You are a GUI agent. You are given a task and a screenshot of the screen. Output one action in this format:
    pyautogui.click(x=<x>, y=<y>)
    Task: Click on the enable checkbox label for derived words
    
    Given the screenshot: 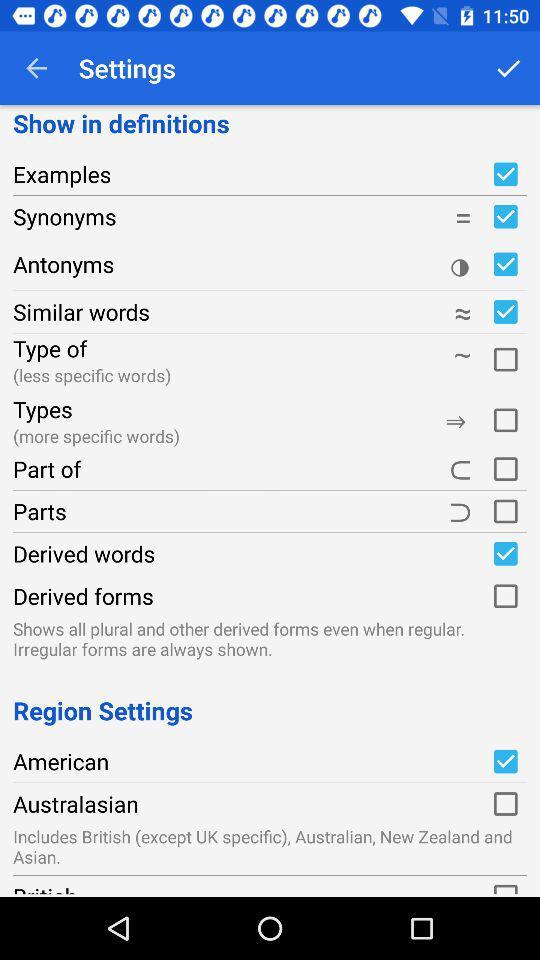 What is the action you would take?
    pyautogui.click(x=504, y=553)
    